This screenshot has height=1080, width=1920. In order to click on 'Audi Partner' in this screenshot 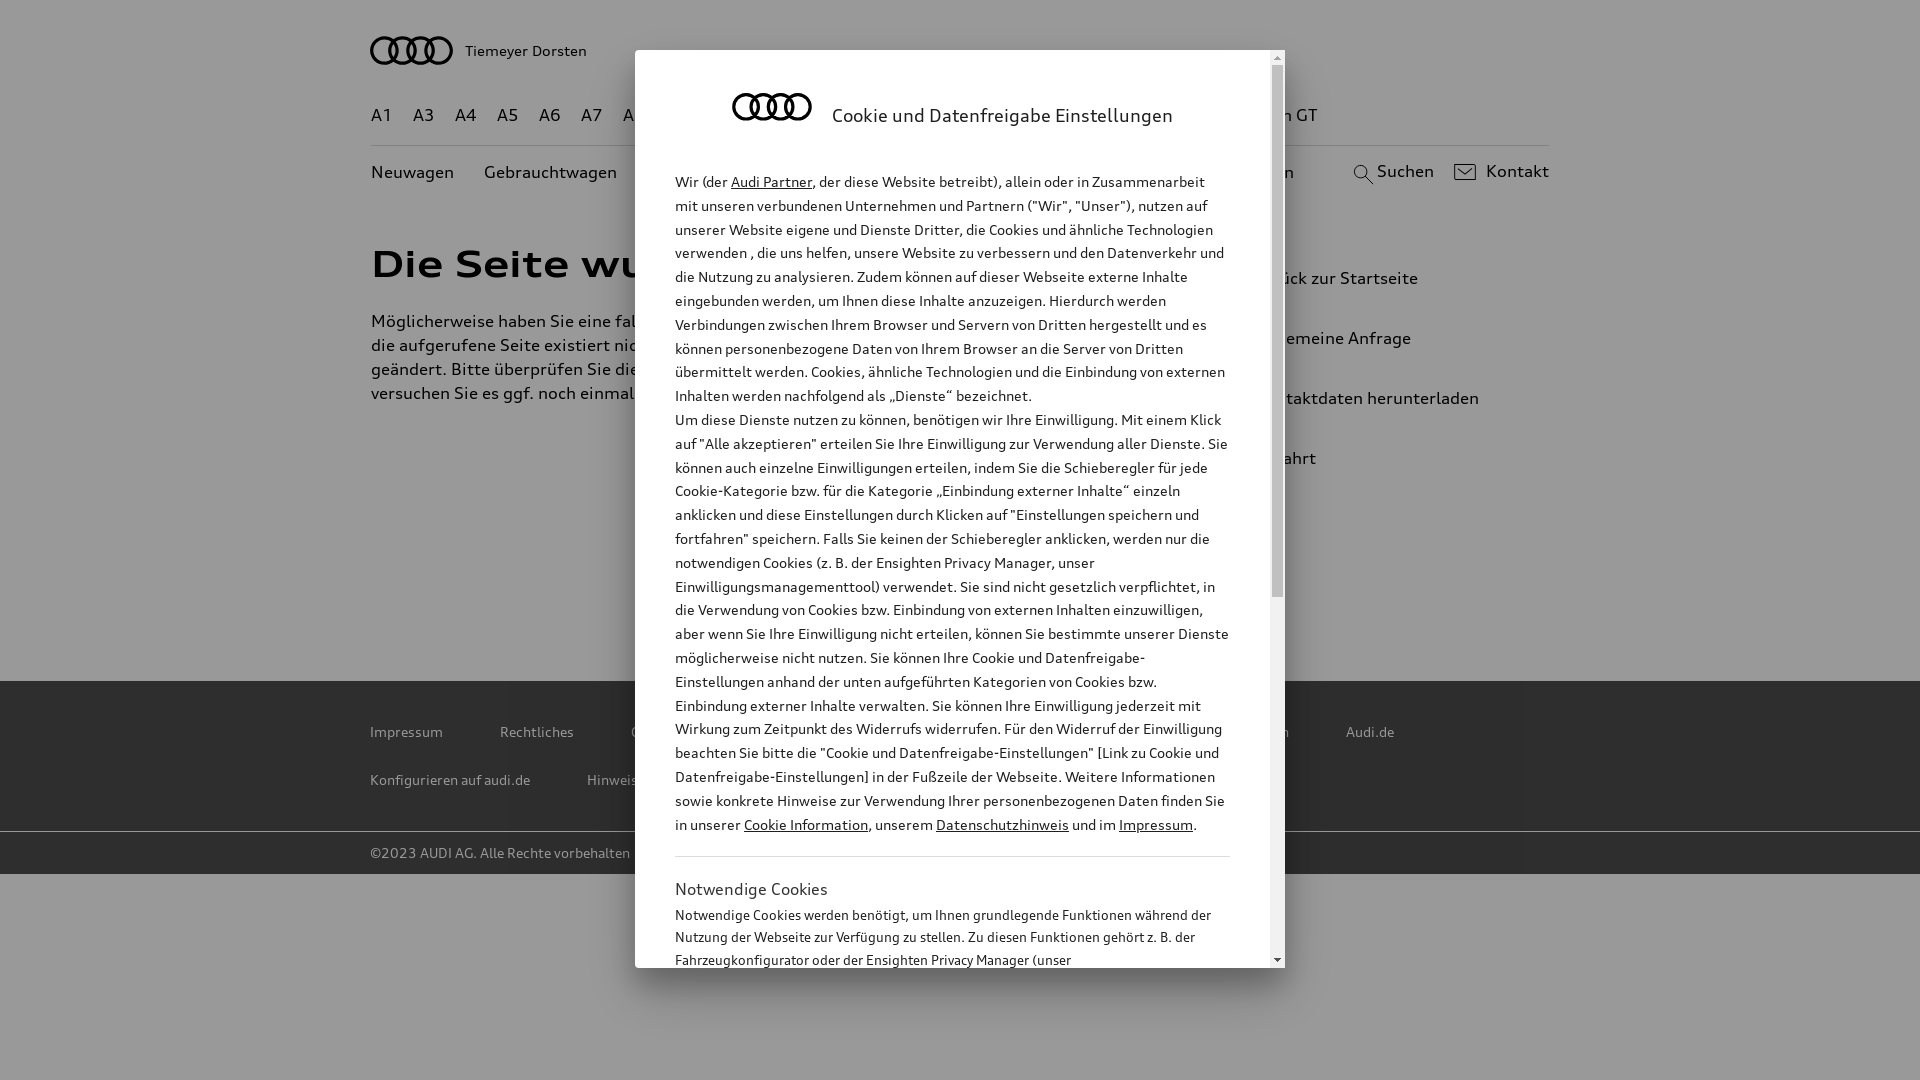, I will do `click(770, 181)`.